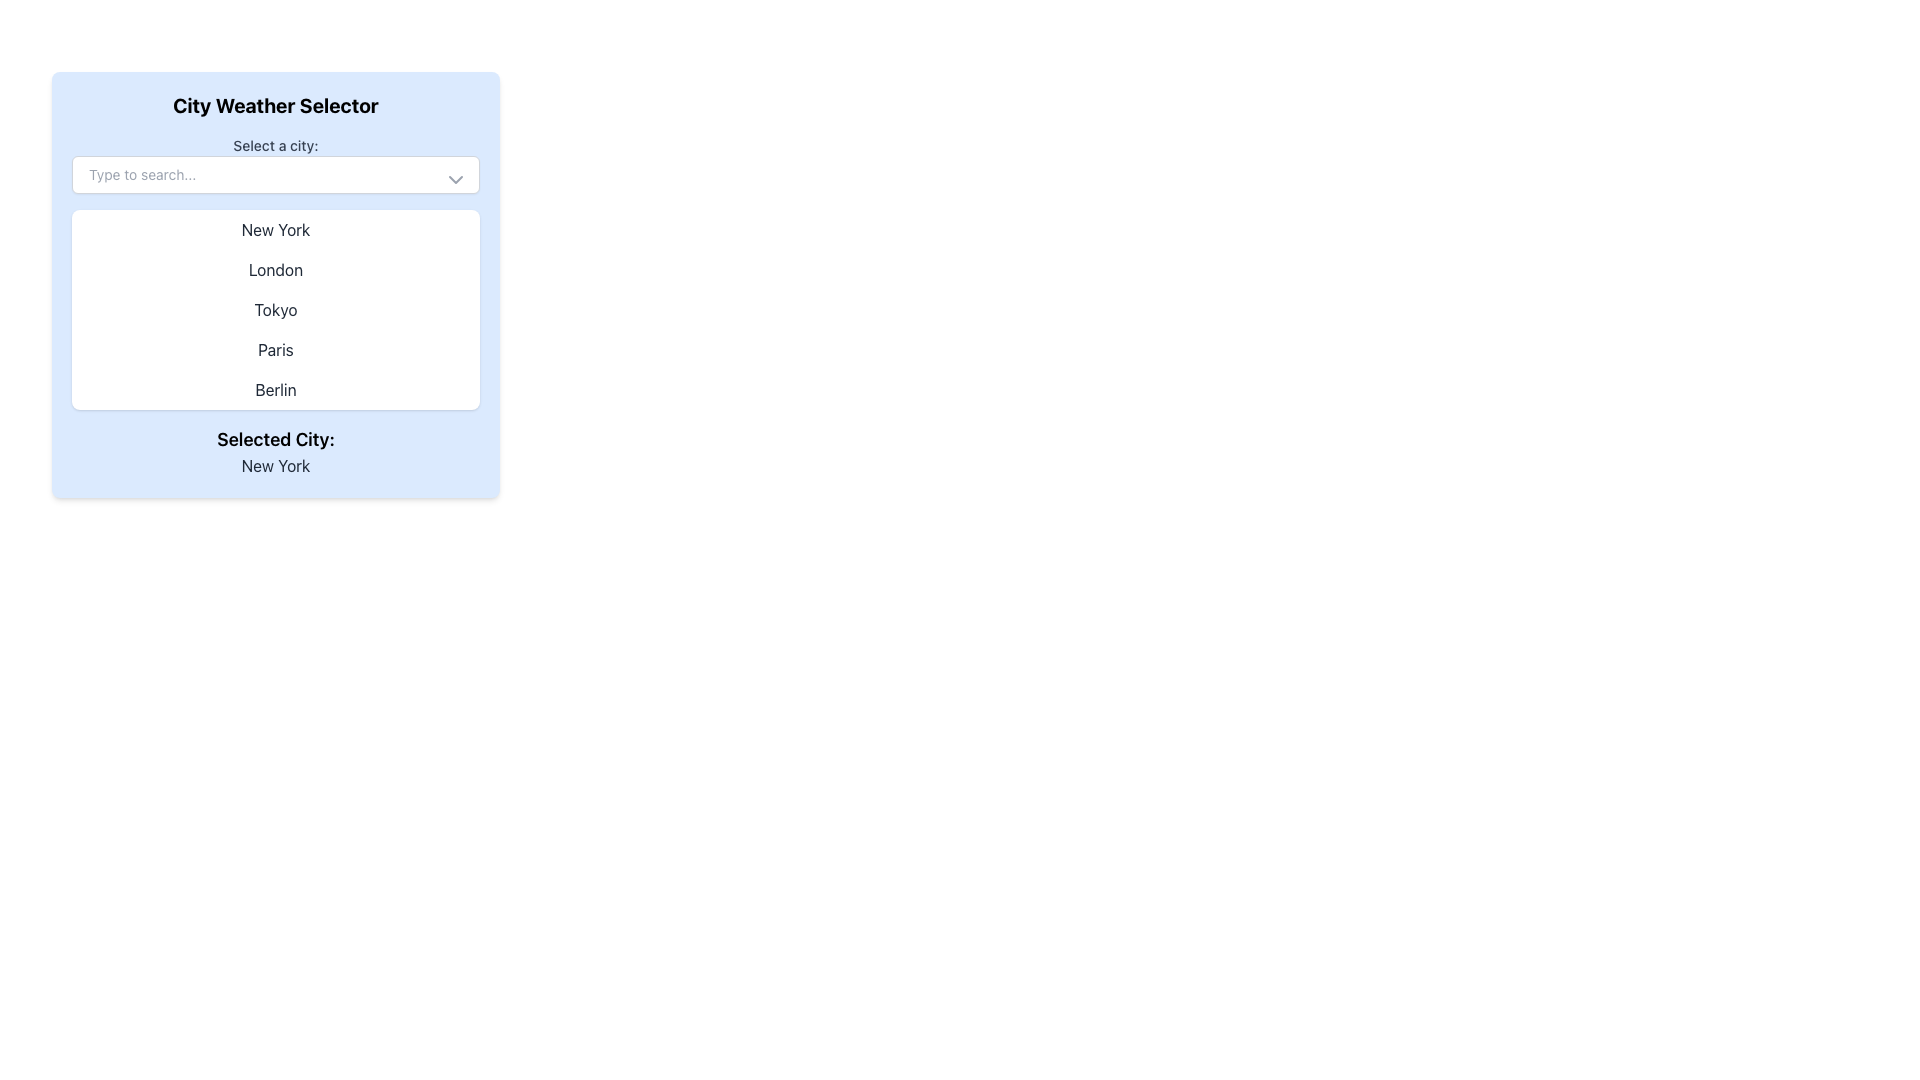 Image resolution: width=1920 pixels, height=1080 pixels. Describe the element at coordinates (274, 349) in the screenshot. I see `the text element displaying 'Paris' in a dark gray font` at that location.